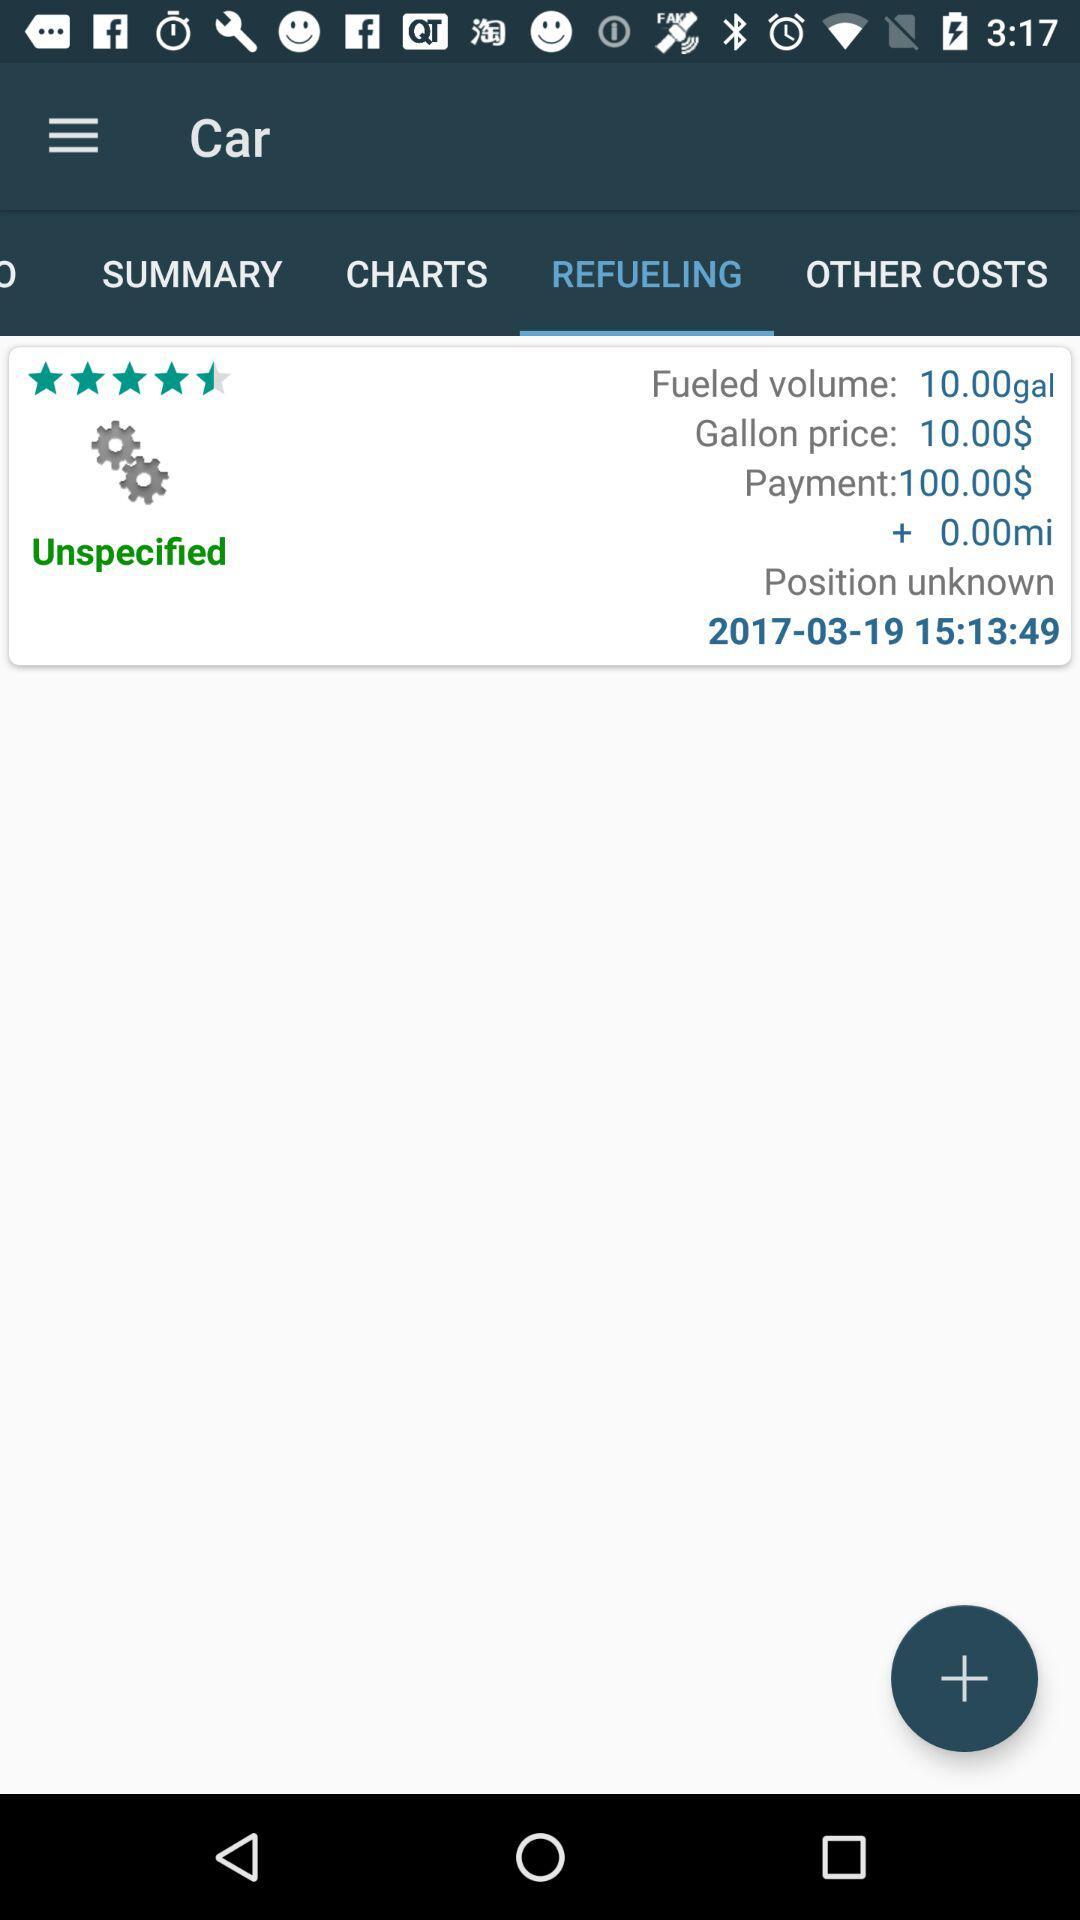 The height and width of the screenshot is (1920, 1080). Describe the element at coordinates (820, 481) in the screenshot. I see `the item next to 100.00 icon` at that location.